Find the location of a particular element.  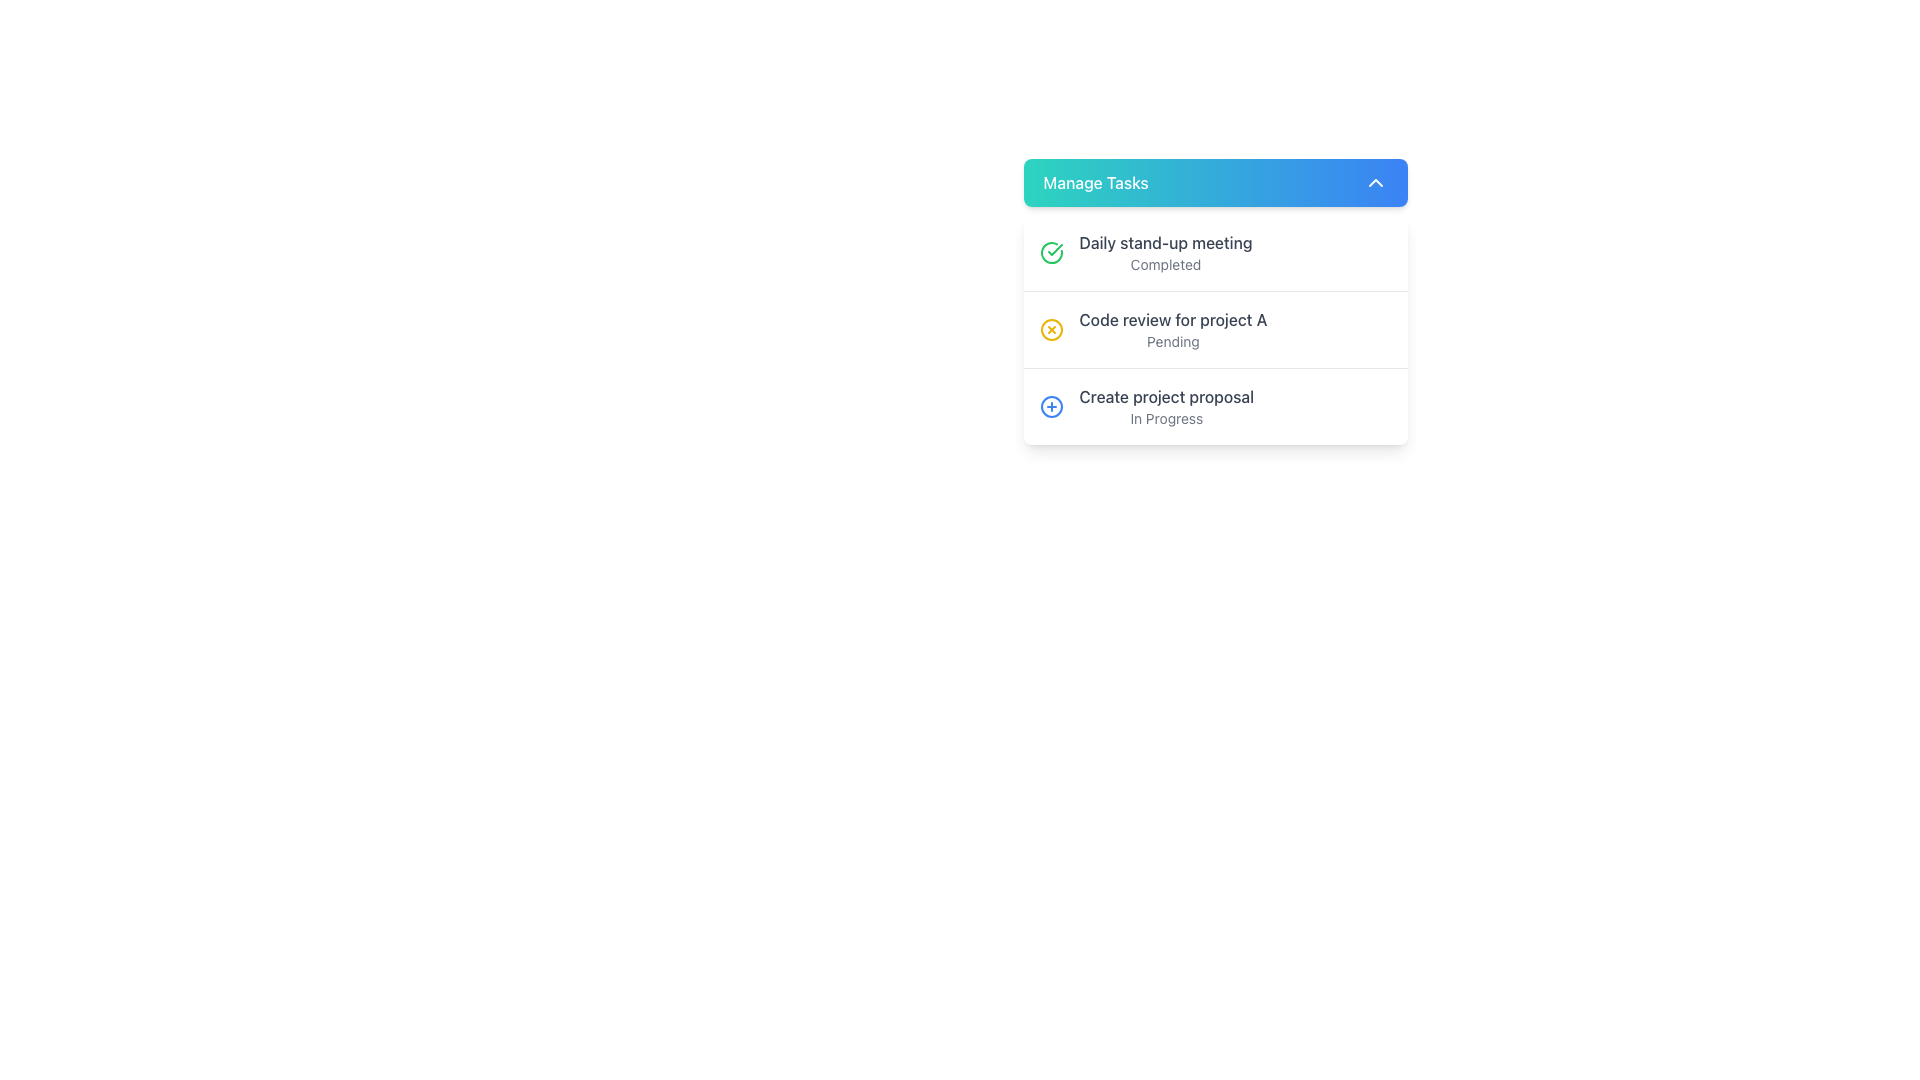

the 'Daily stand-up meeting' task icon, which indicates its completed status and is located next to the task text in the top-left section of the task list is located at coordinates (1050, 252).